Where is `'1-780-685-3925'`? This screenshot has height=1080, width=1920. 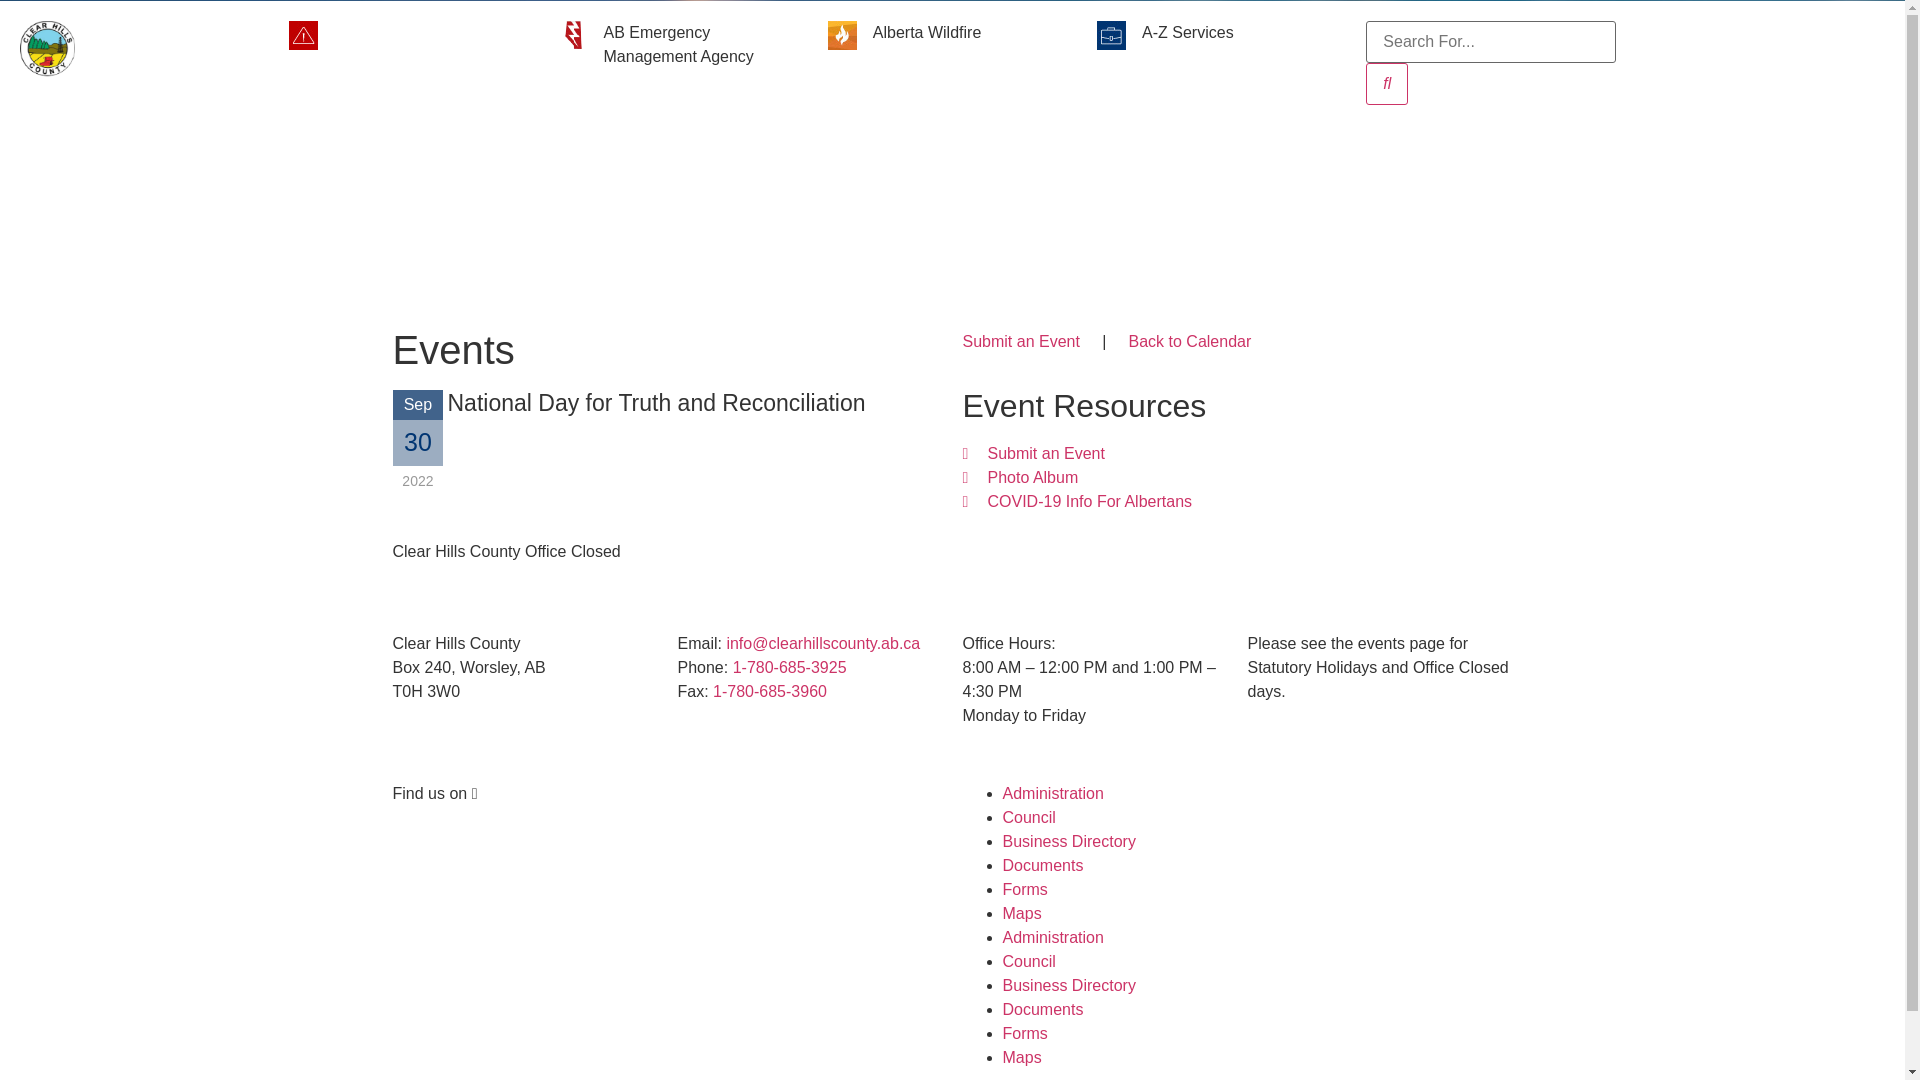 '1-780-685-3925' is located at coordinates (789, 667).